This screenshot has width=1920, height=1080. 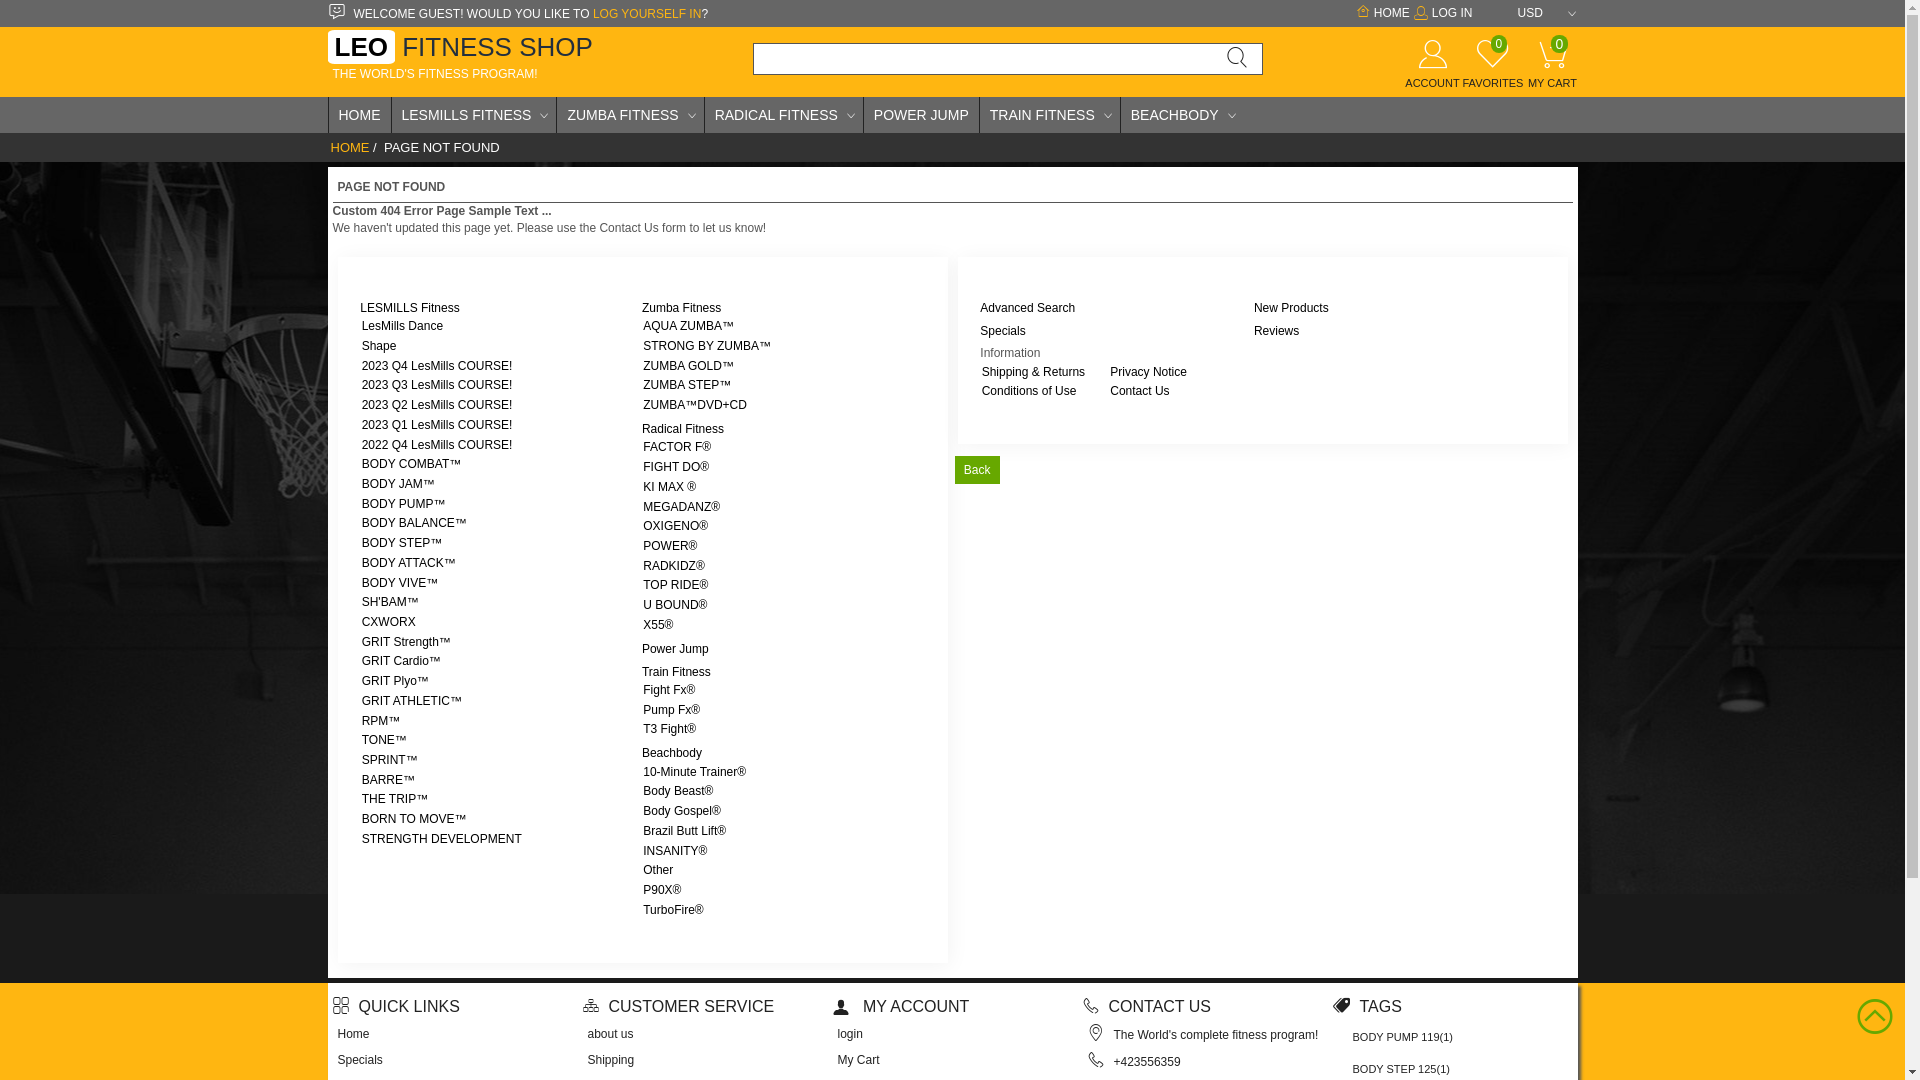 What do you see at coordinates (354, 1033) in the screenshot?
I see `'Home'` at bounding box center [354, 1033].